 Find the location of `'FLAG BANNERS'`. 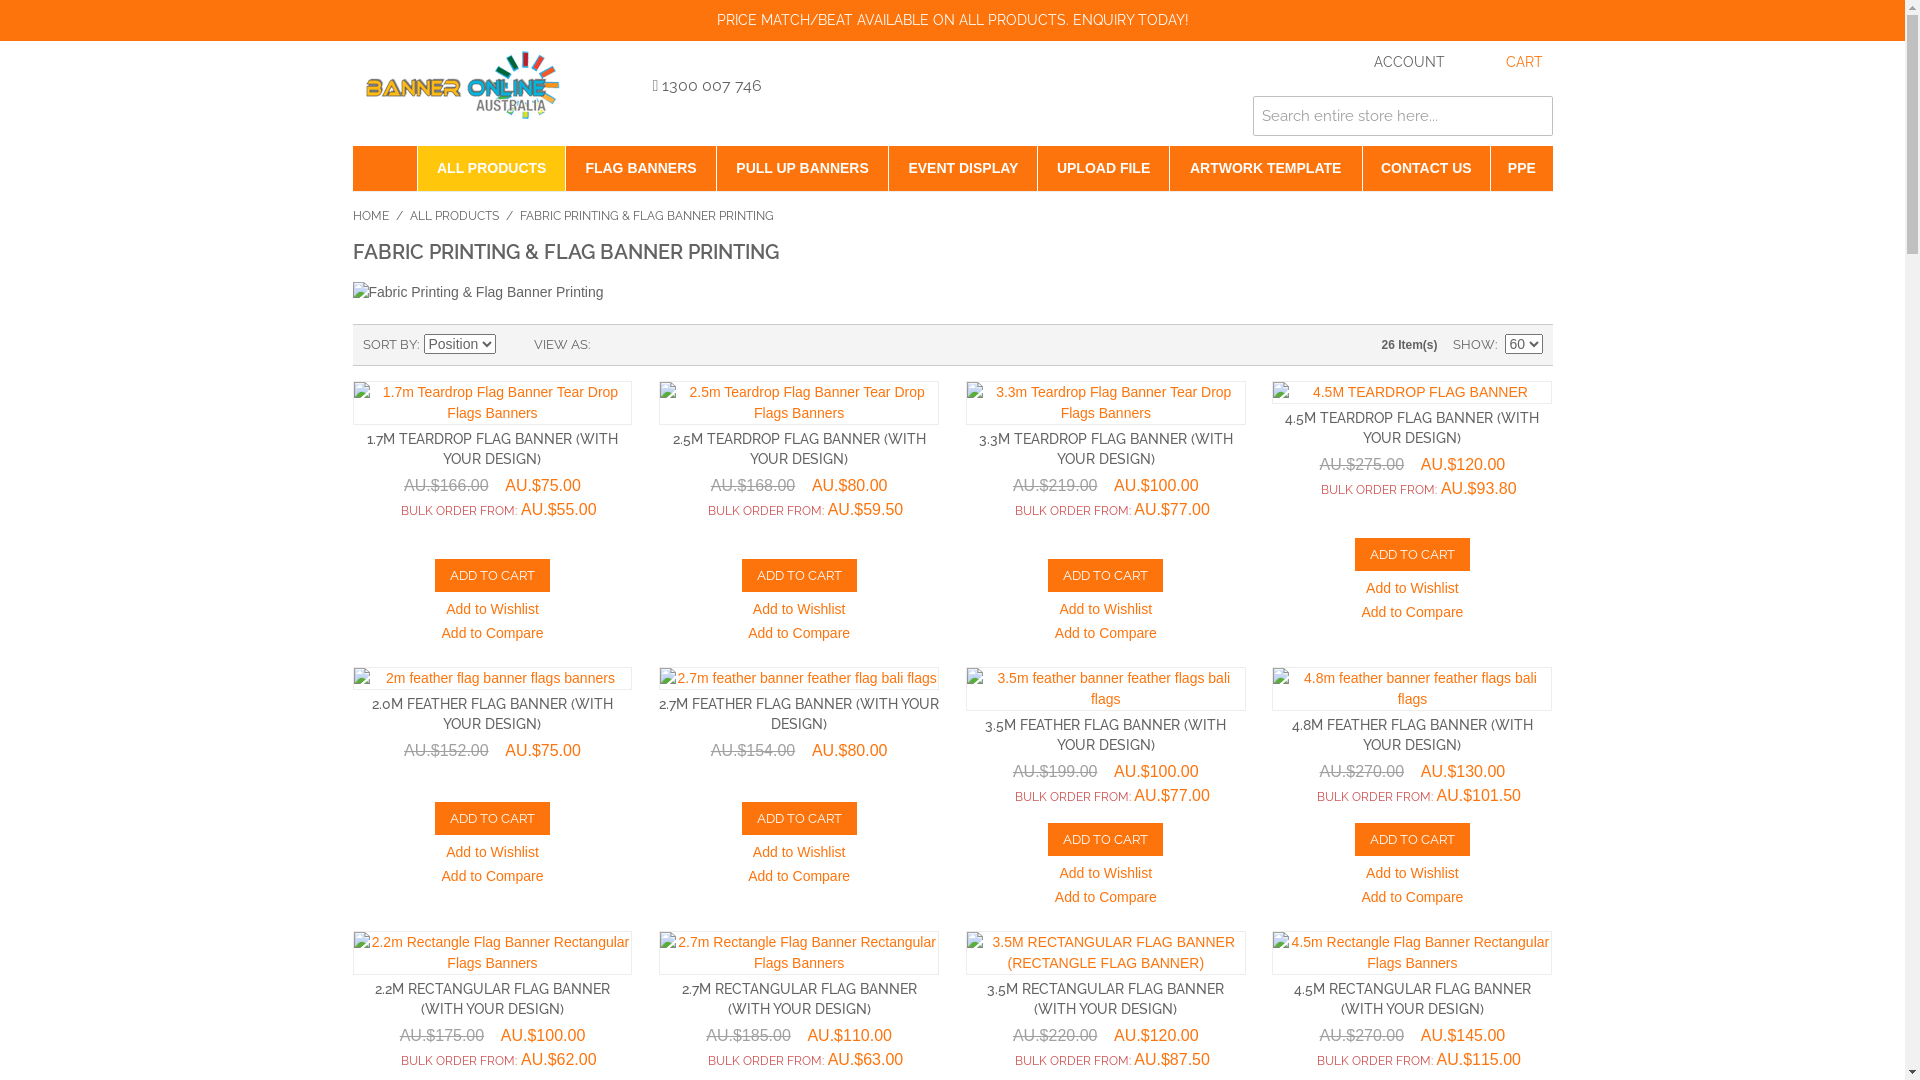

'FLAG BANNERS' is located at coordinates (640, 167).